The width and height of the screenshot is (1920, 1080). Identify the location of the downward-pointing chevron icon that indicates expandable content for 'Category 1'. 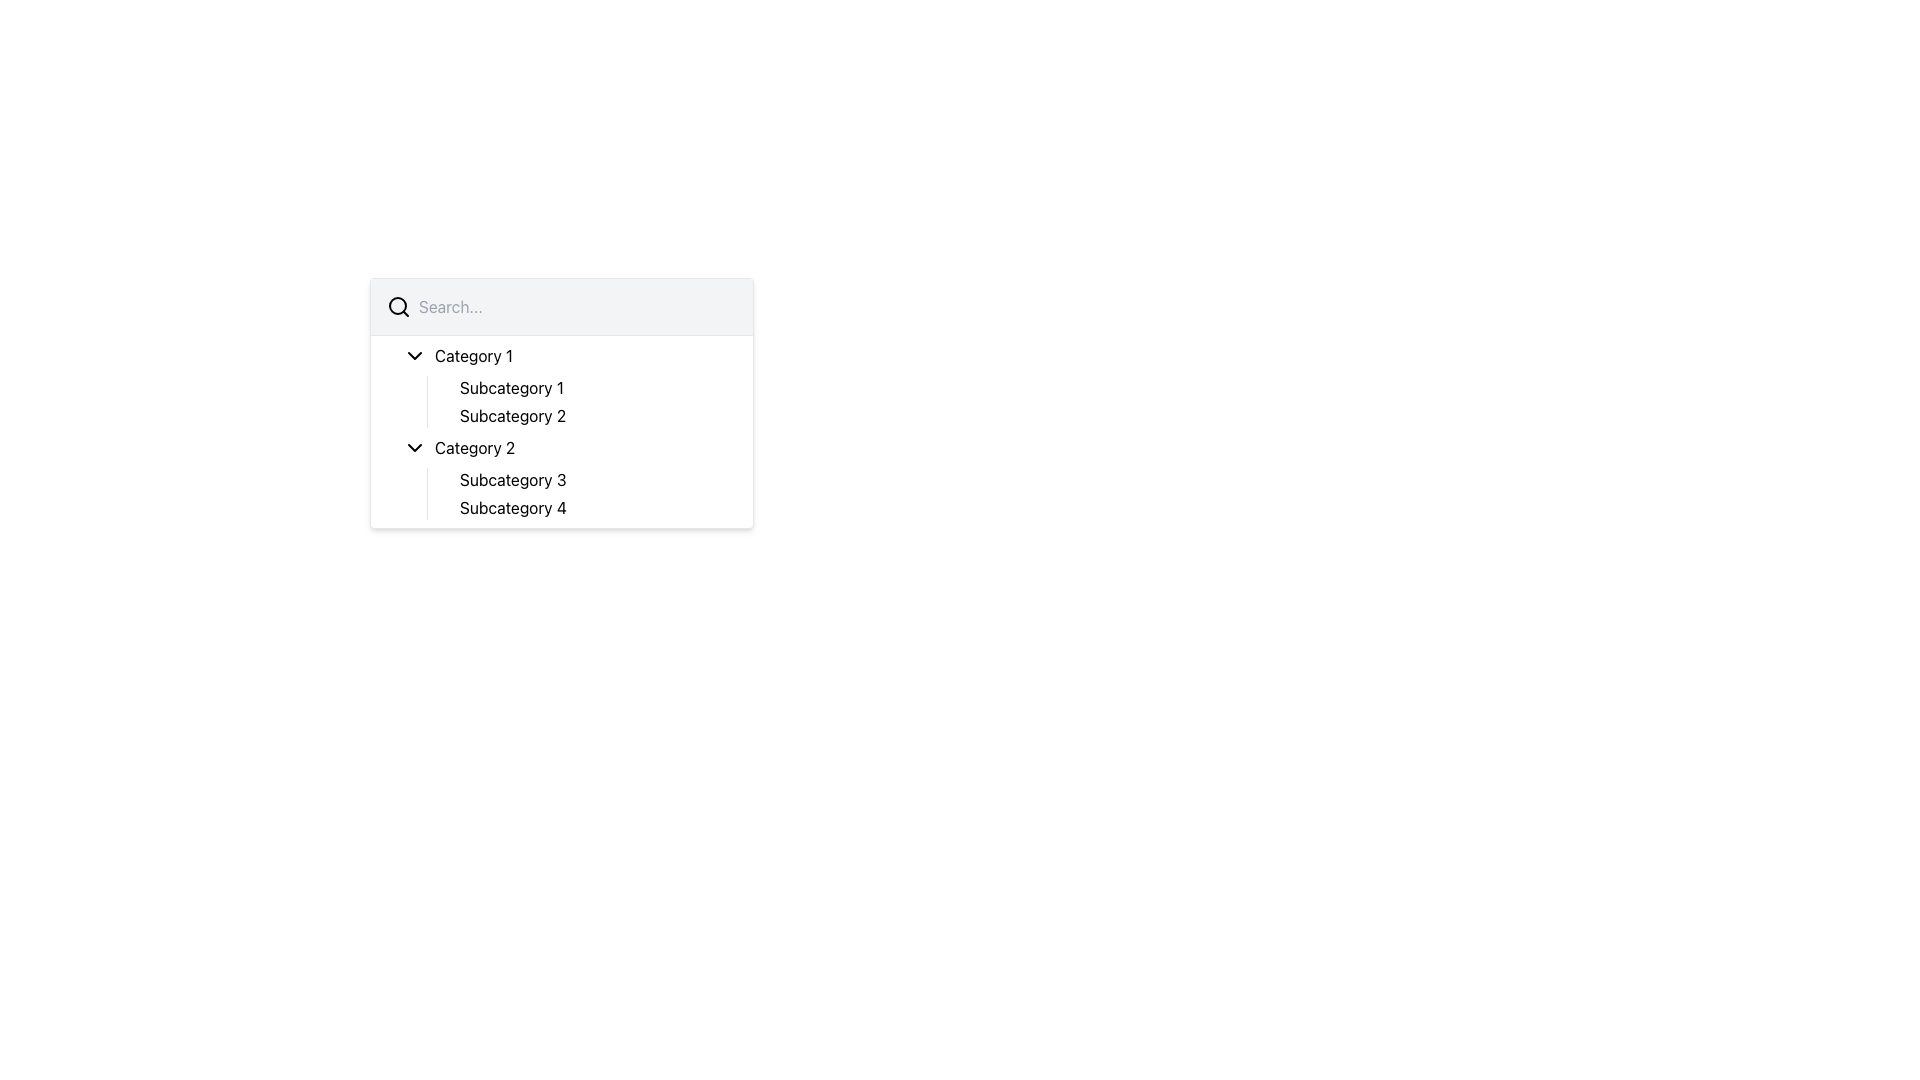
(413, 354).